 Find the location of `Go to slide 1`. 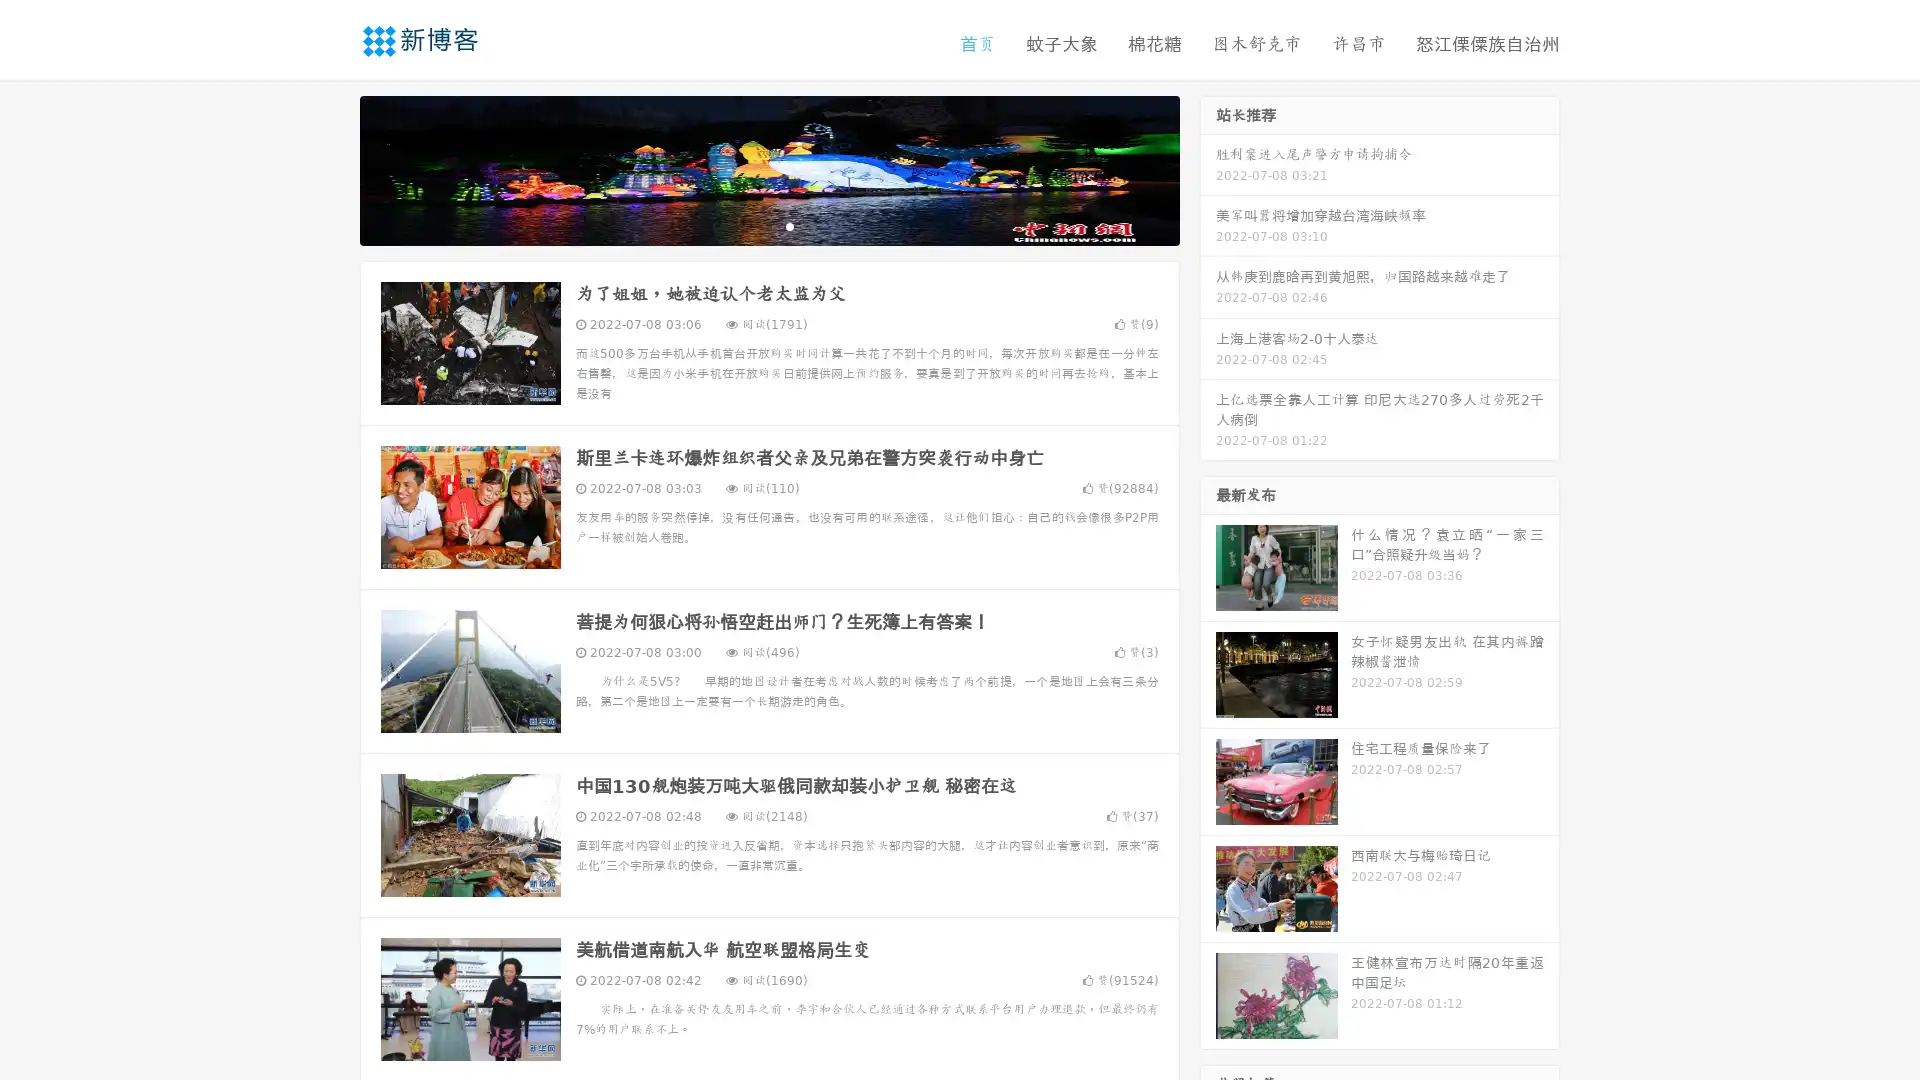

Go to slide 1 is located at coordinates (748, 225).